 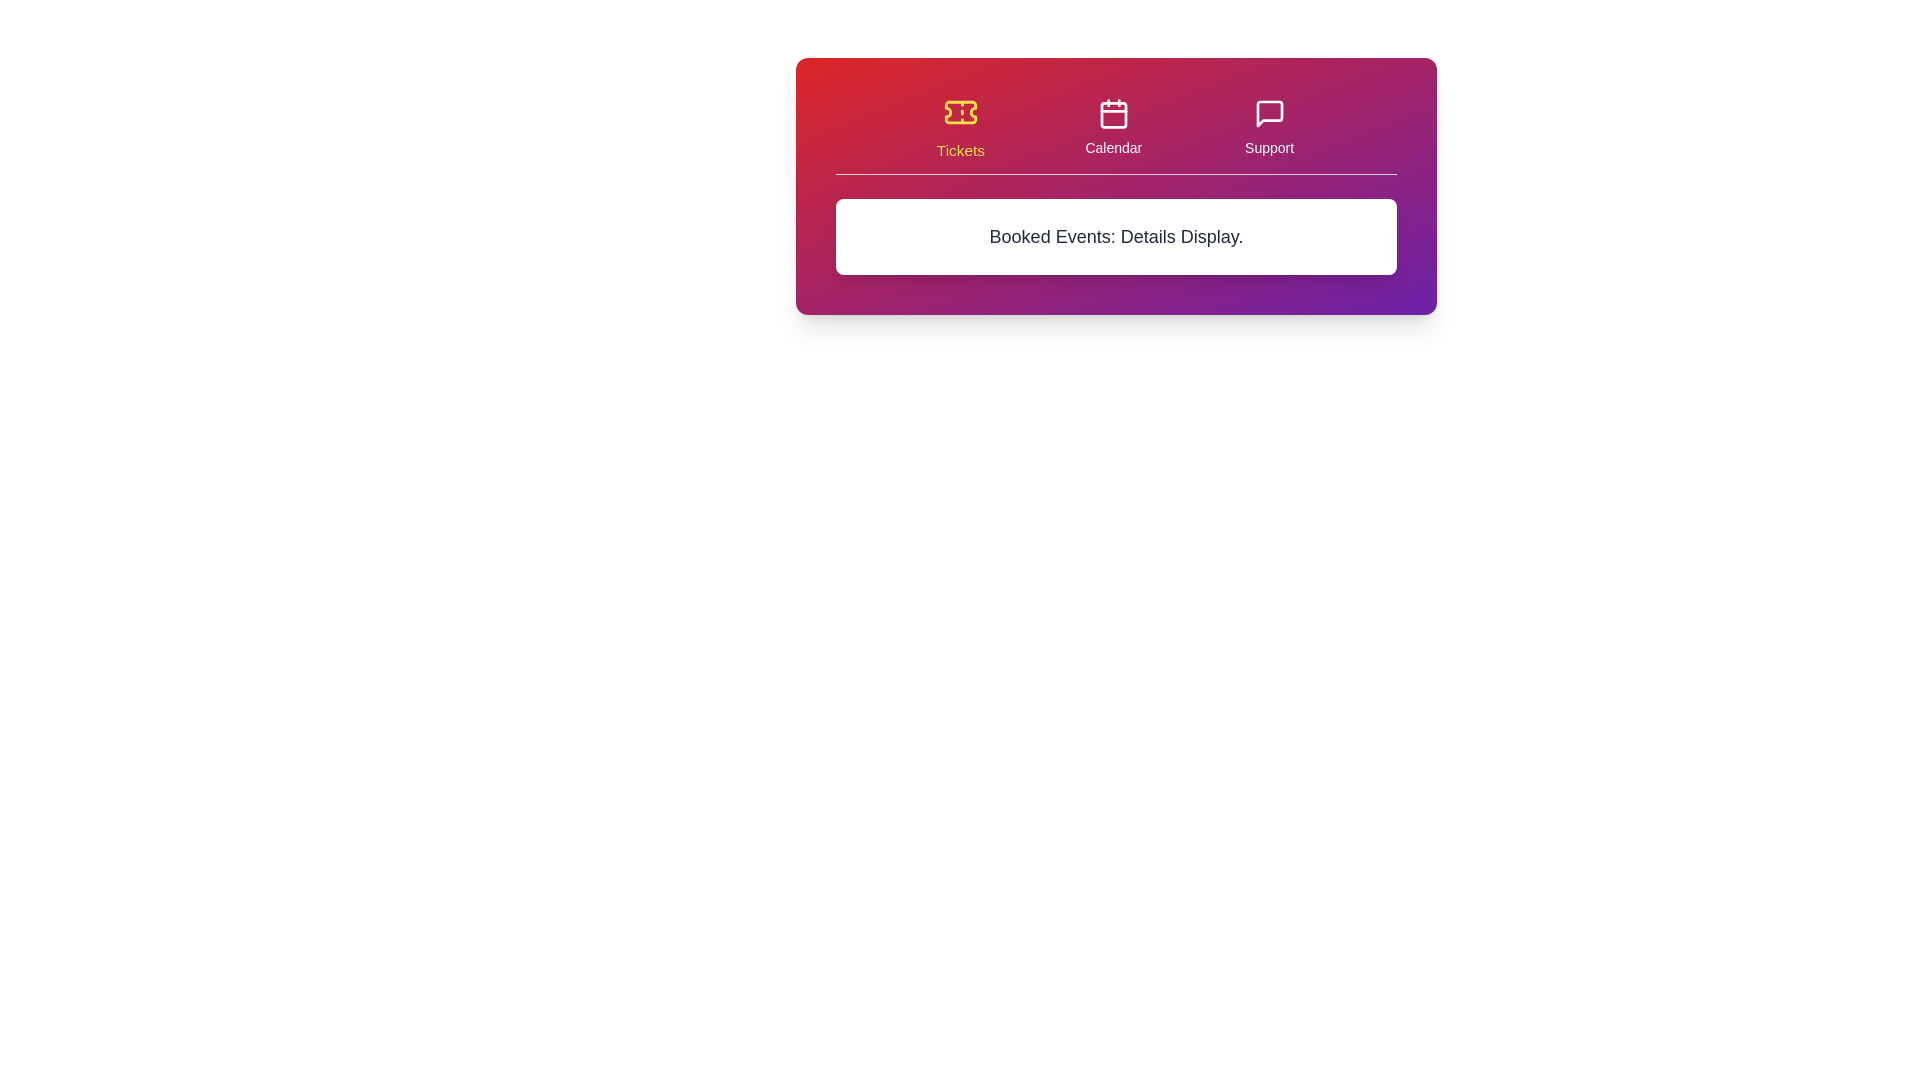 I want to click on the Support tab to switch its content, so click(x=1268, y=127).